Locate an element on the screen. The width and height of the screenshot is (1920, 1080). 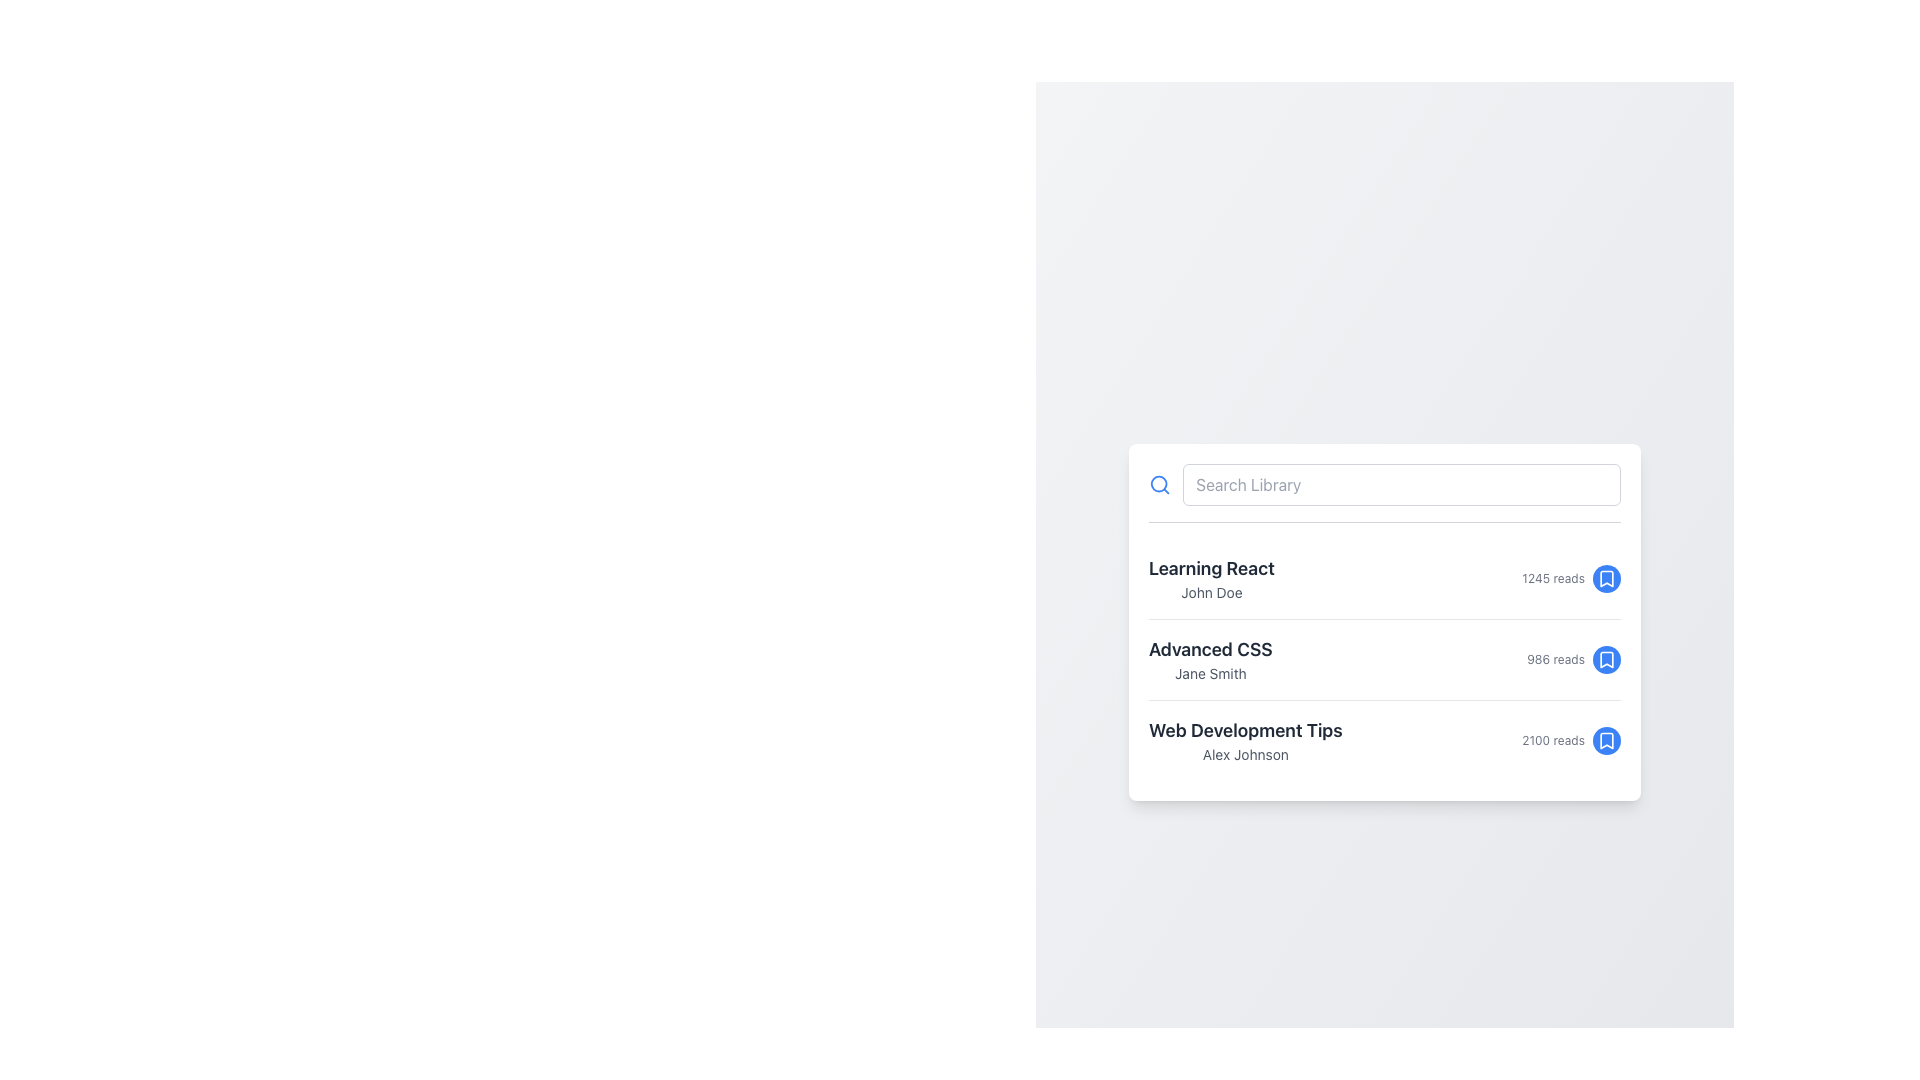
the Text Display element which shows 'Web Development Tips' as the title and 'Alex Johnson' as the subtitle is located at coordinates (1244, 740).